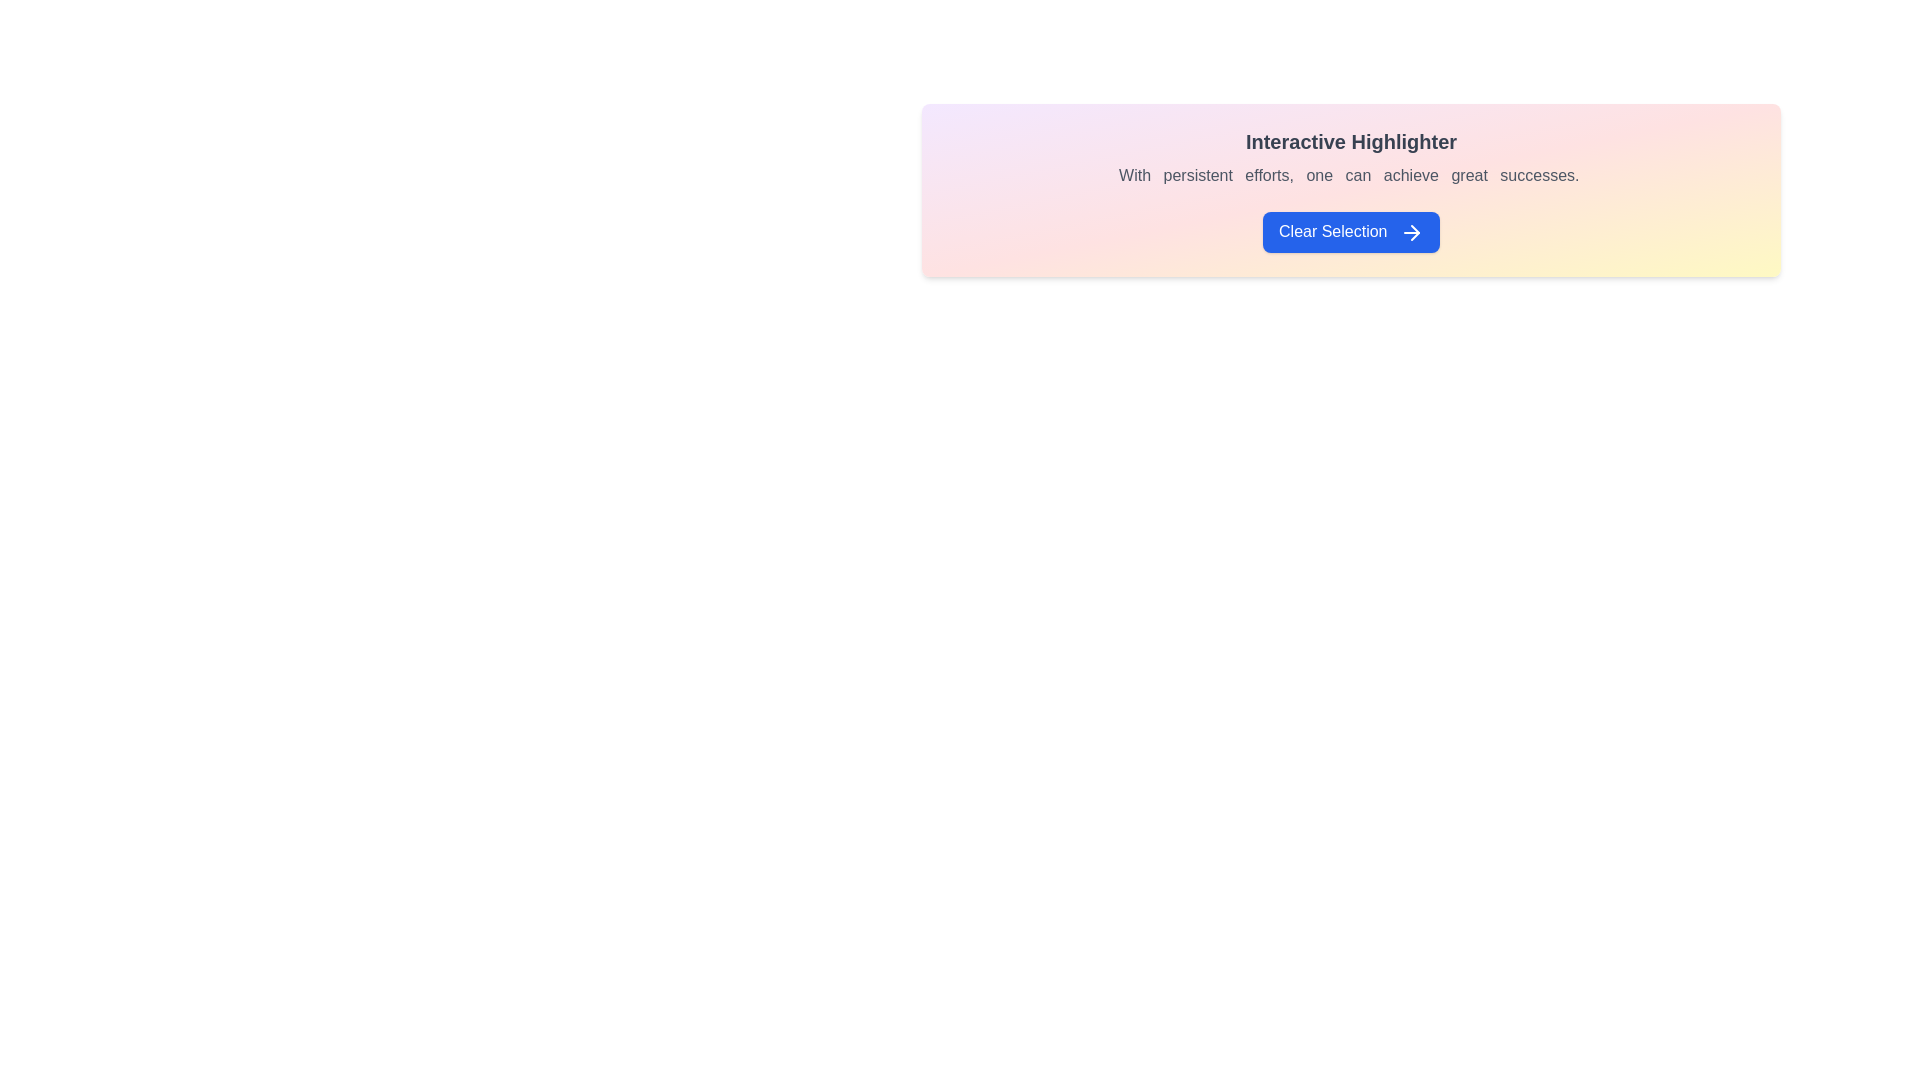  I want to click on the word 'can' which is the fifth word in the sentence 'With persistent efforts, one can achieve great successes.' located in a text area with a gradient background, so click(1360, 174).